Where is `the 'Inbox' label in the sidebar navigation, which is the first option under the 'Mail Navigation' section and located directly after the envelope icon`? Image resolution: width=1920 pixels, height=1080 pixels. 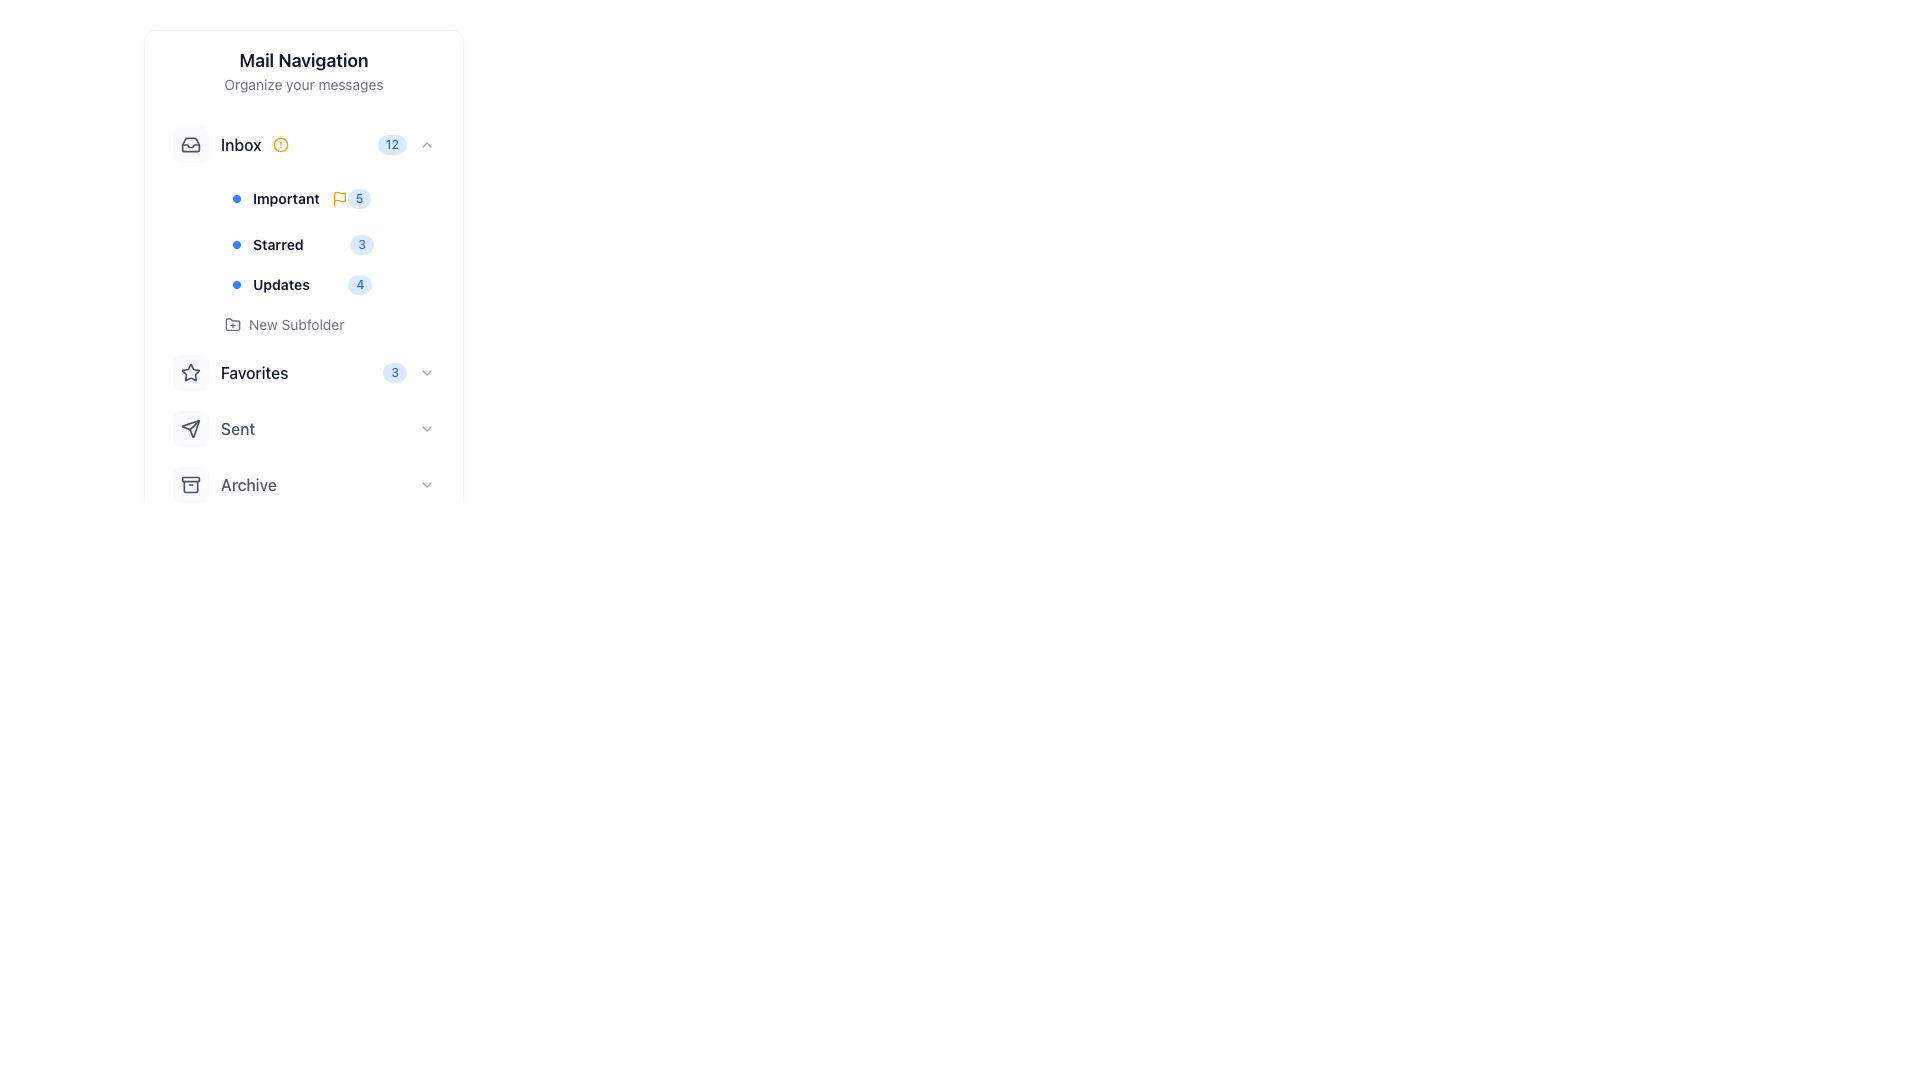 the 'Inbox' label in the sidebar navigation, which is the first option under the 'Mail Navigation' section and located directly after the envelope icon is located at coordinates (231, 144).